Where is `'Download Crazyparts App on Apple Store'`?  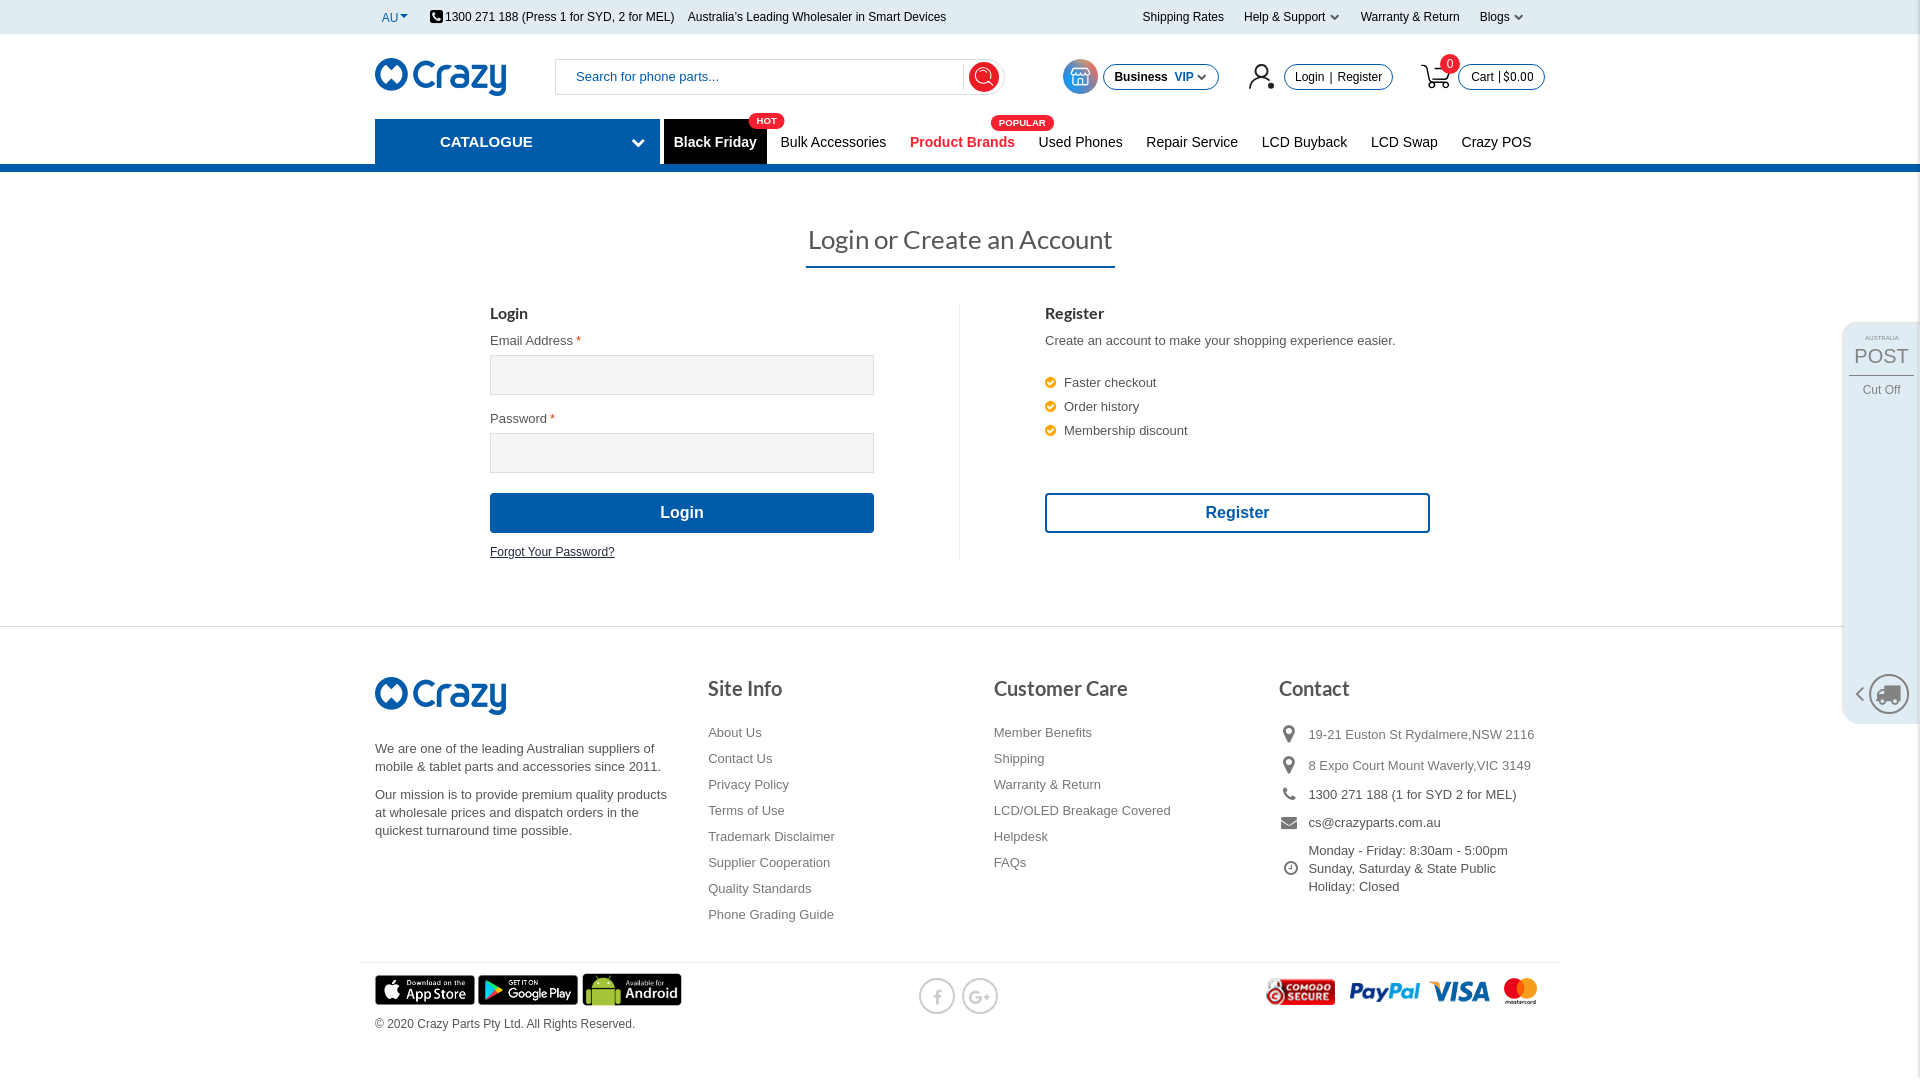
'Download Crazyparts App on Apple Store' is located at coordinates (425, 987).